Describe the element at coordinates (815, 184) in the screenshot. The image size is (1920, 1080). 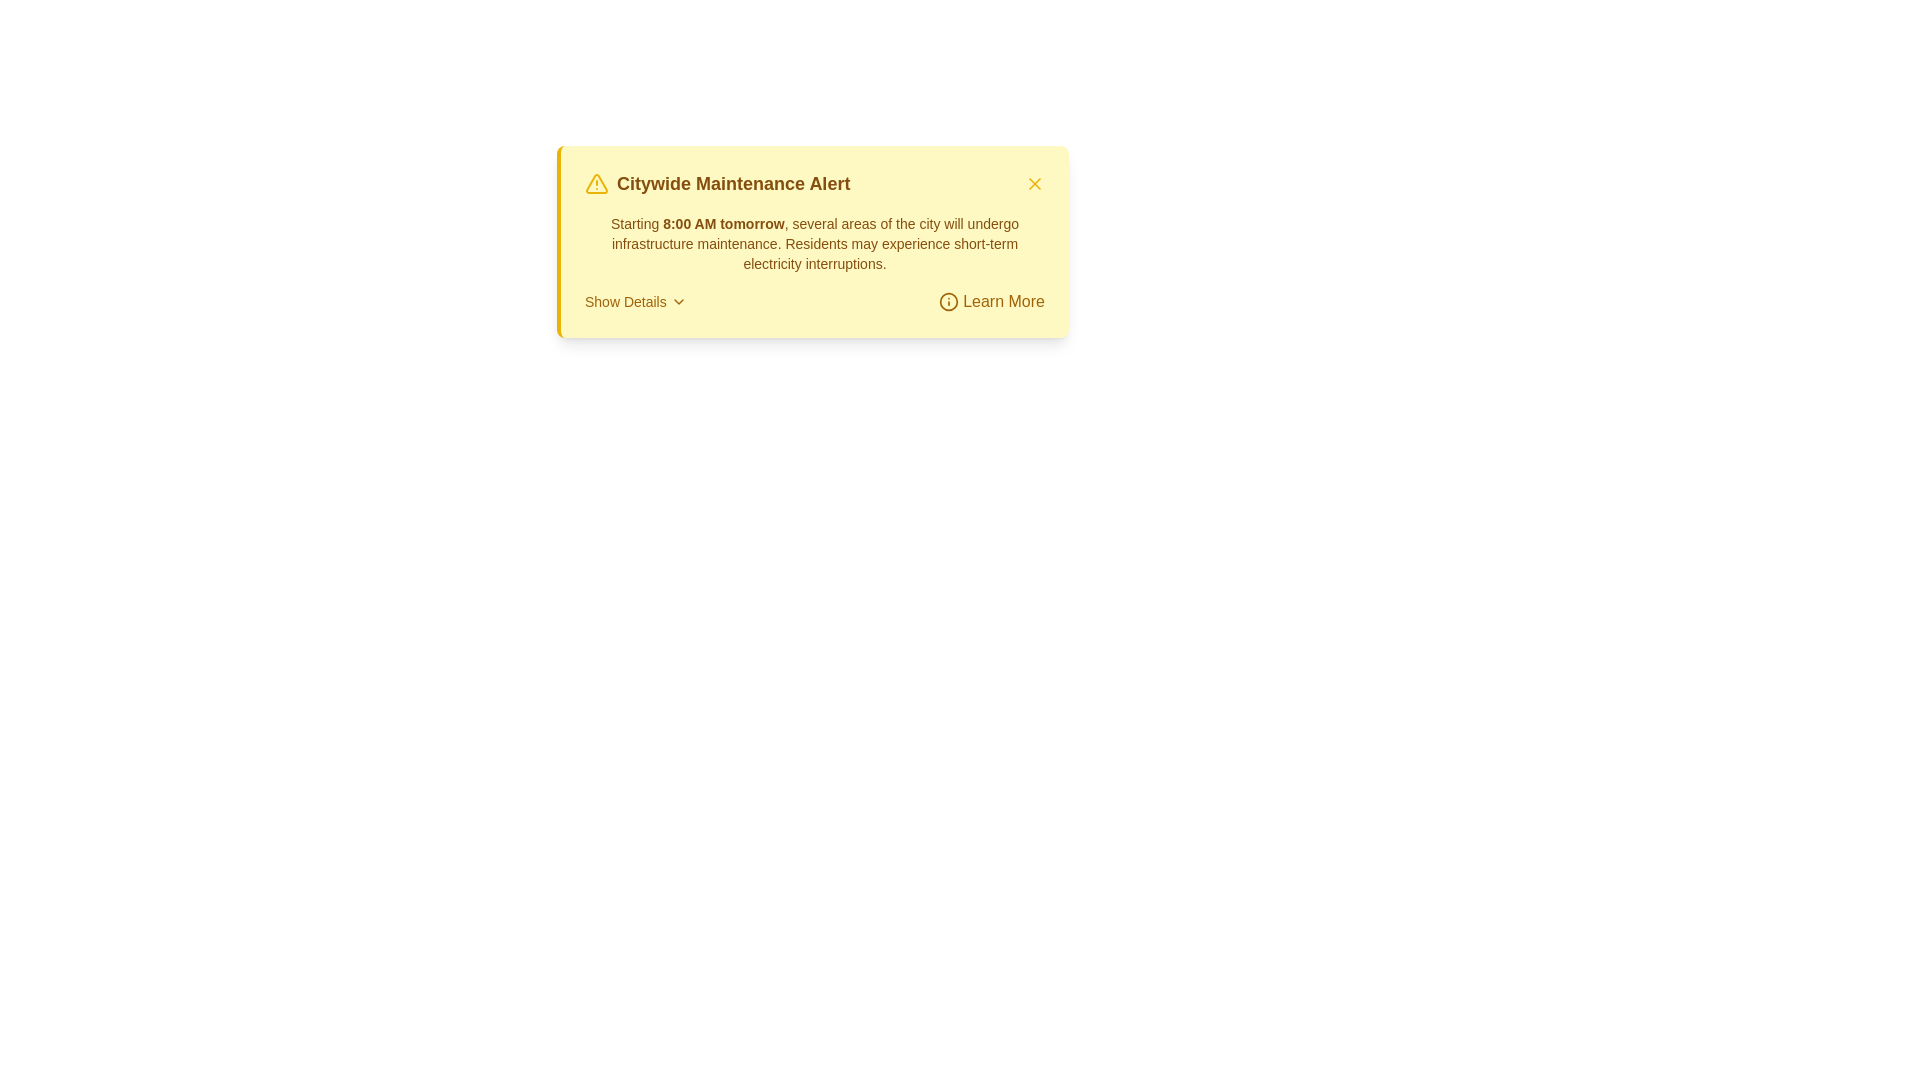
I see `text displayed on the header bar labeled 'Citywide Maintenance Alert', which is styled in bold dark yellow on a soft yellow background` at that location.